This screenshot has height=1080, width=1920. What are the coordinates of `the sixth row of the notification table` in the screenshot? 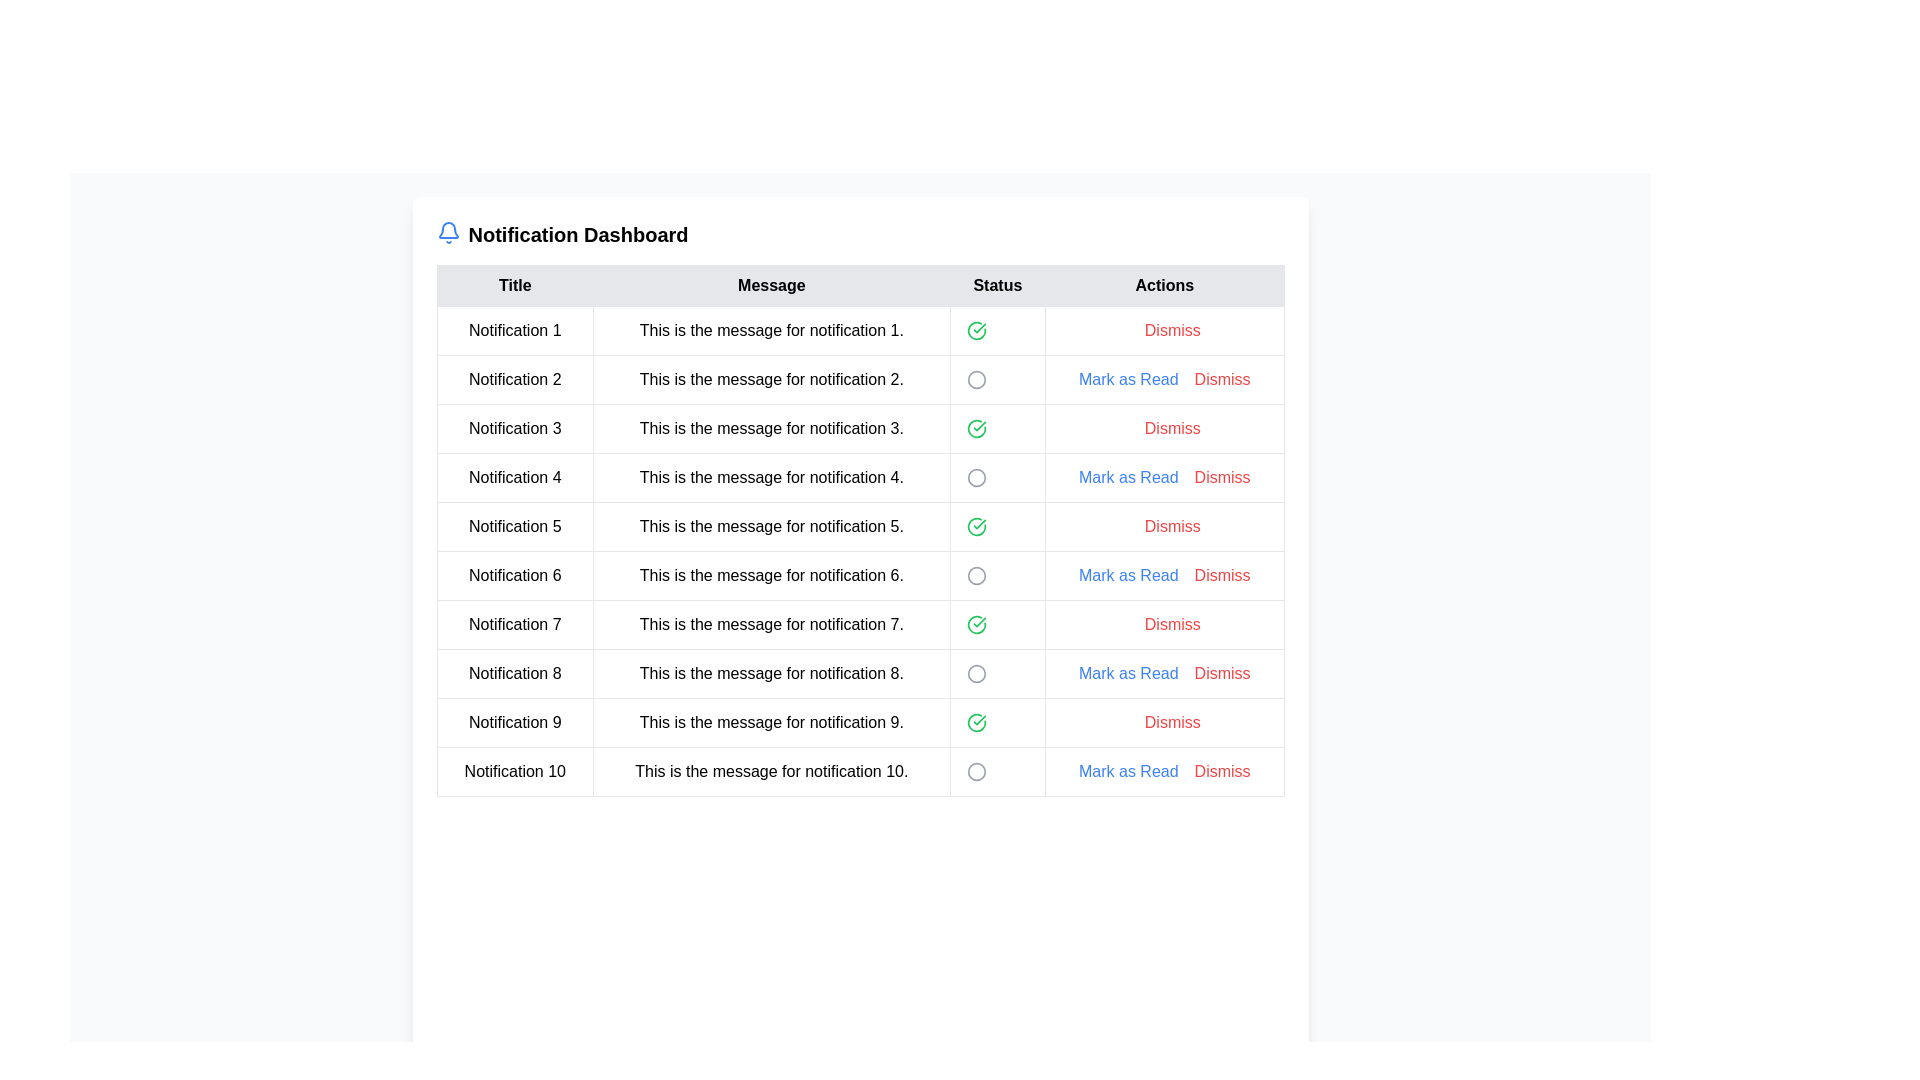 It's located at (860, 575).